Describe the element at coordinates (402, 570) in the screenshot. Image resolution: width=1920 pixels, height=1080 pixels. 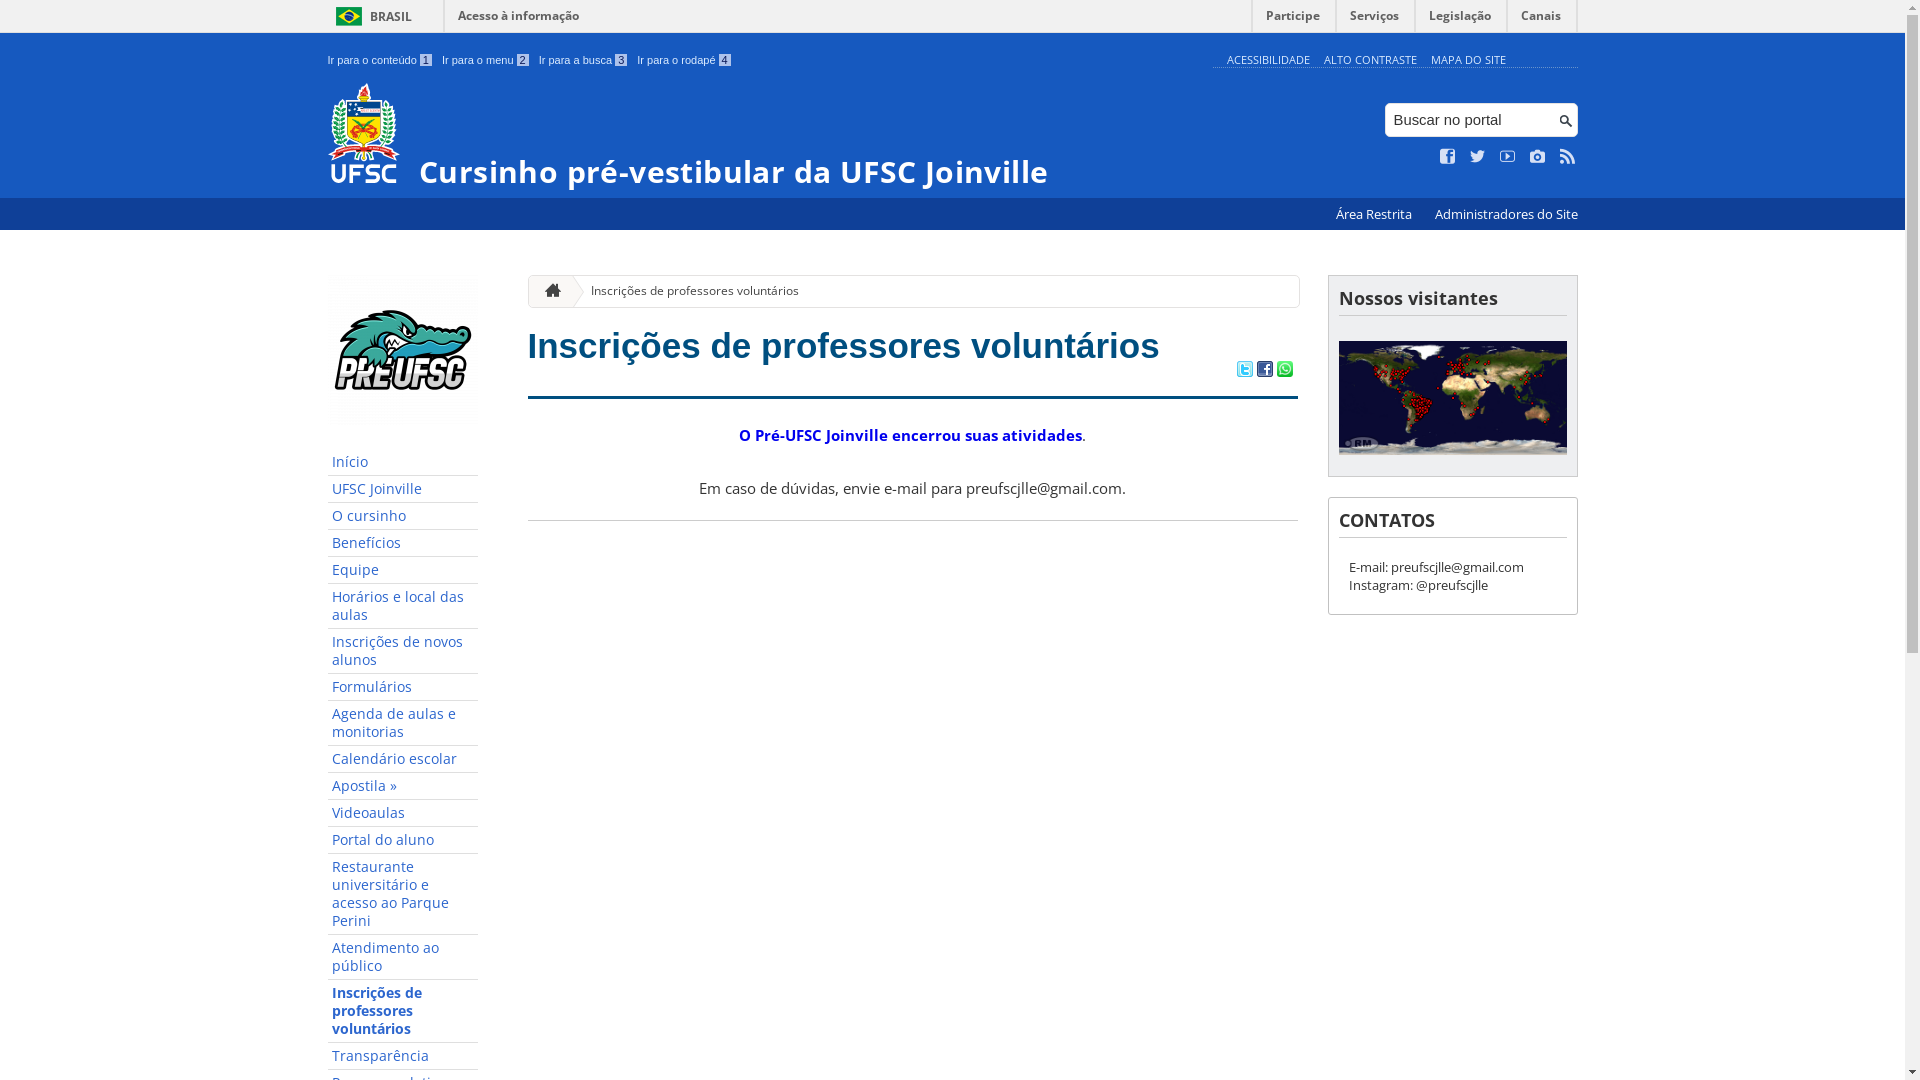
I see `'Equipe'` at that location.